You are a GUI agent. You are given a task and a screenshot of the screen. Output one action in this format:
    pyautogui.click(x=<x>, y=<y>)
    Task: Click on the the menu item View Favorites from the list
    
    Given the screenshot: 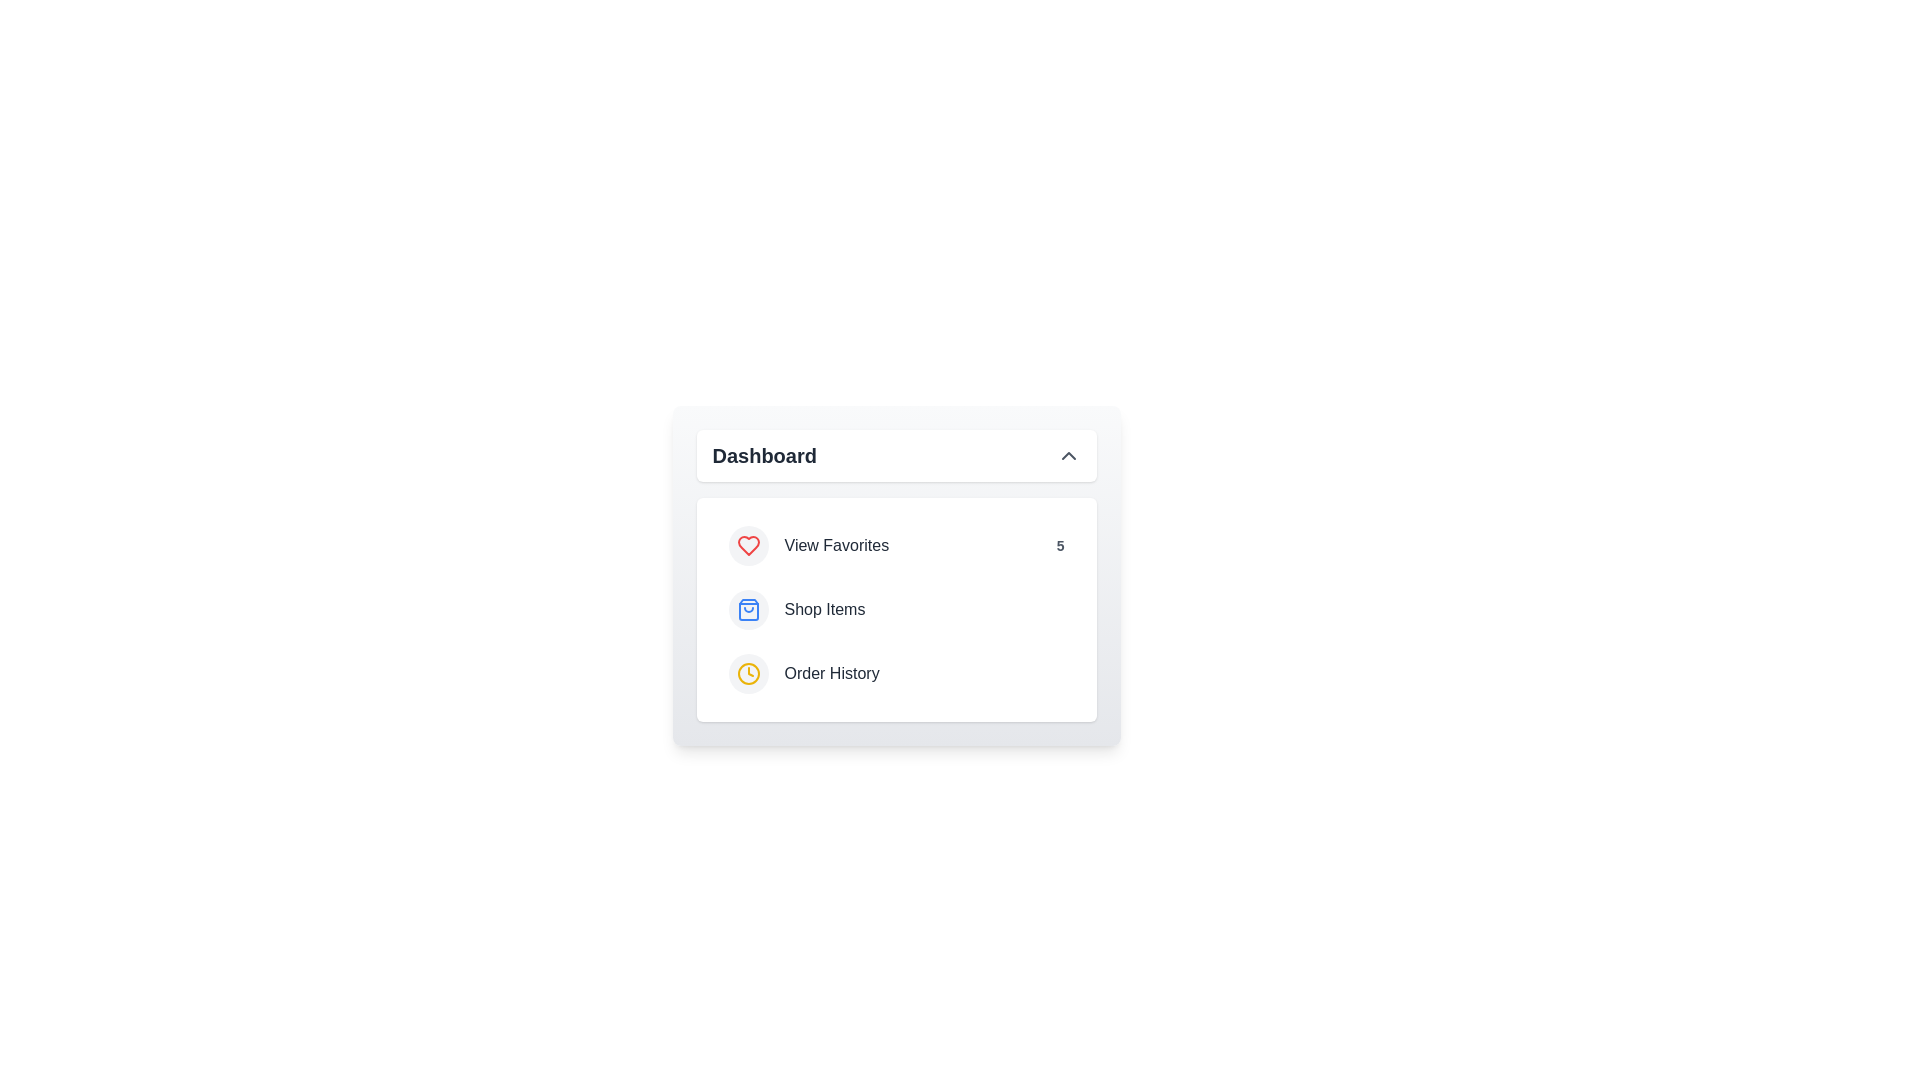 What is the action you would take?
    pyautogui.click(x=895, y=546)
    